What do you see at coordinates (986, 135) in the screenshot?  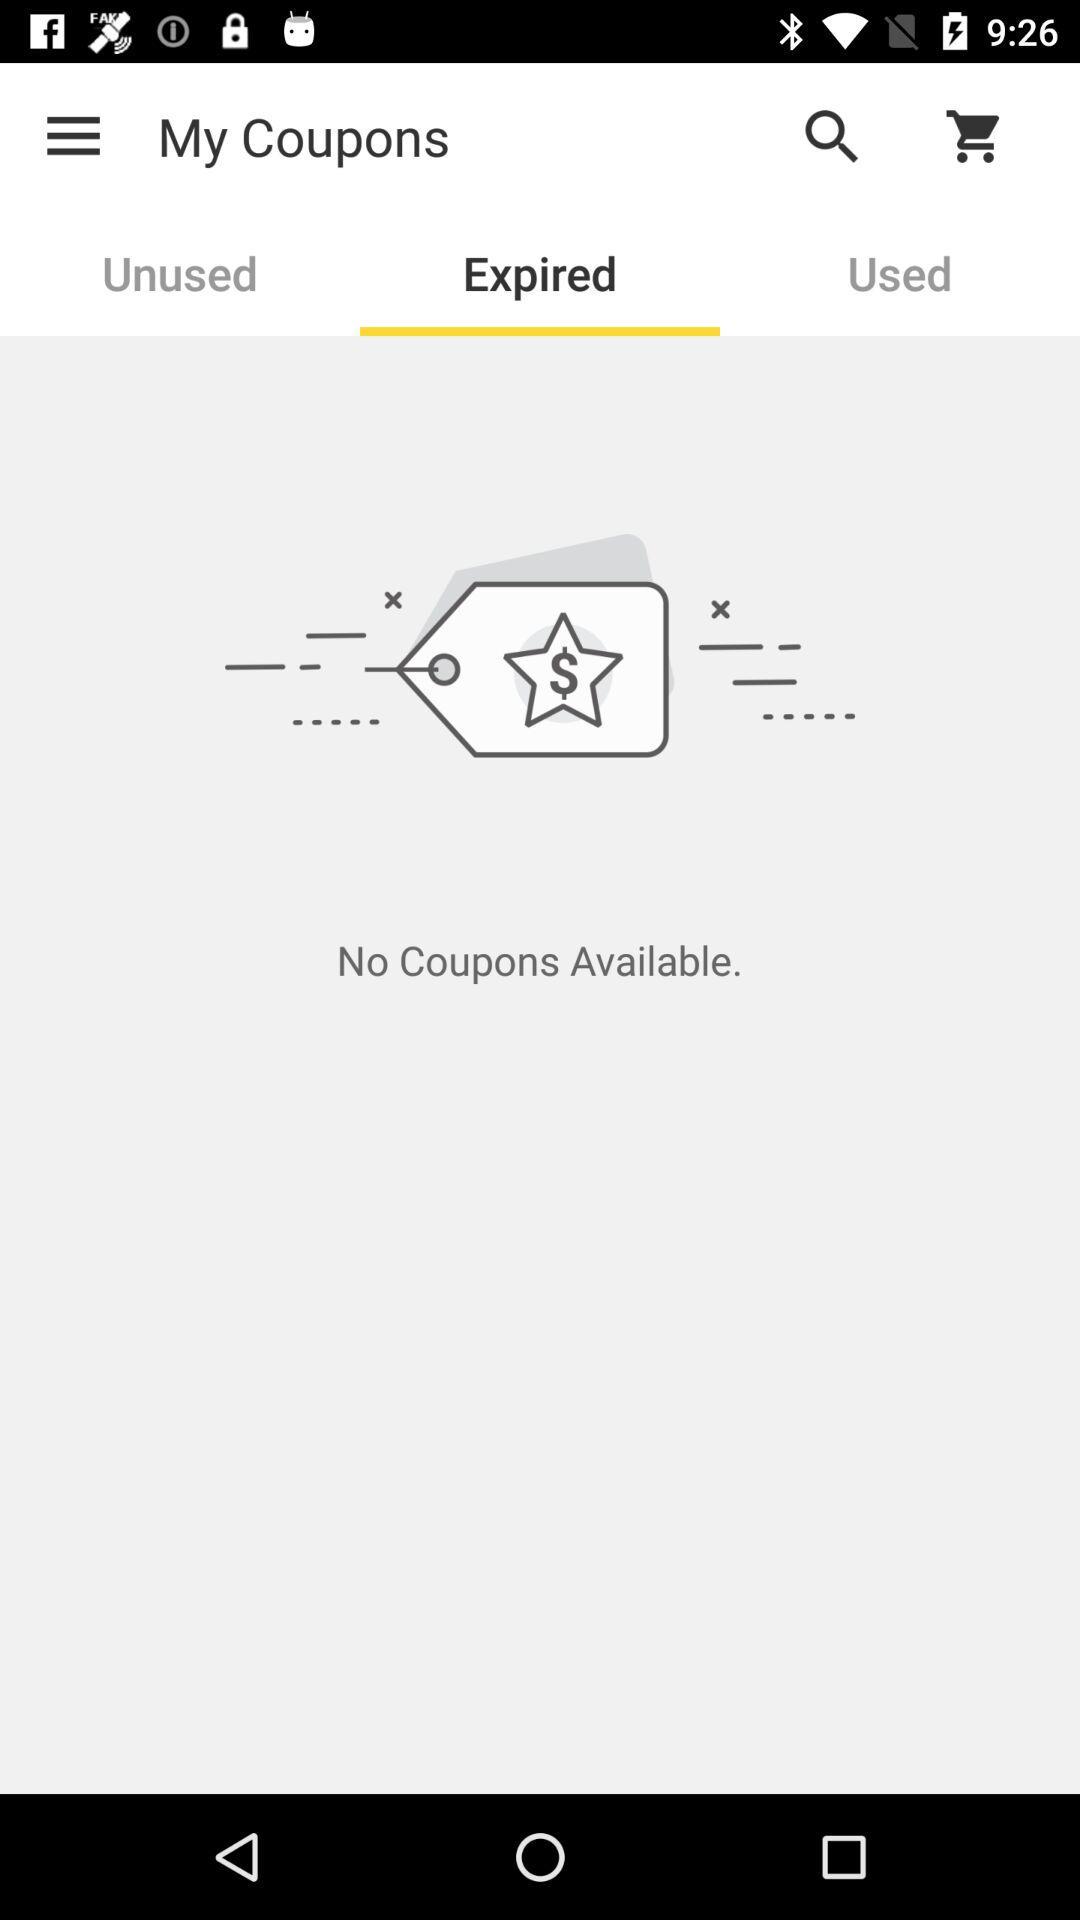 I see `purches` at bounding box center [986, 135].